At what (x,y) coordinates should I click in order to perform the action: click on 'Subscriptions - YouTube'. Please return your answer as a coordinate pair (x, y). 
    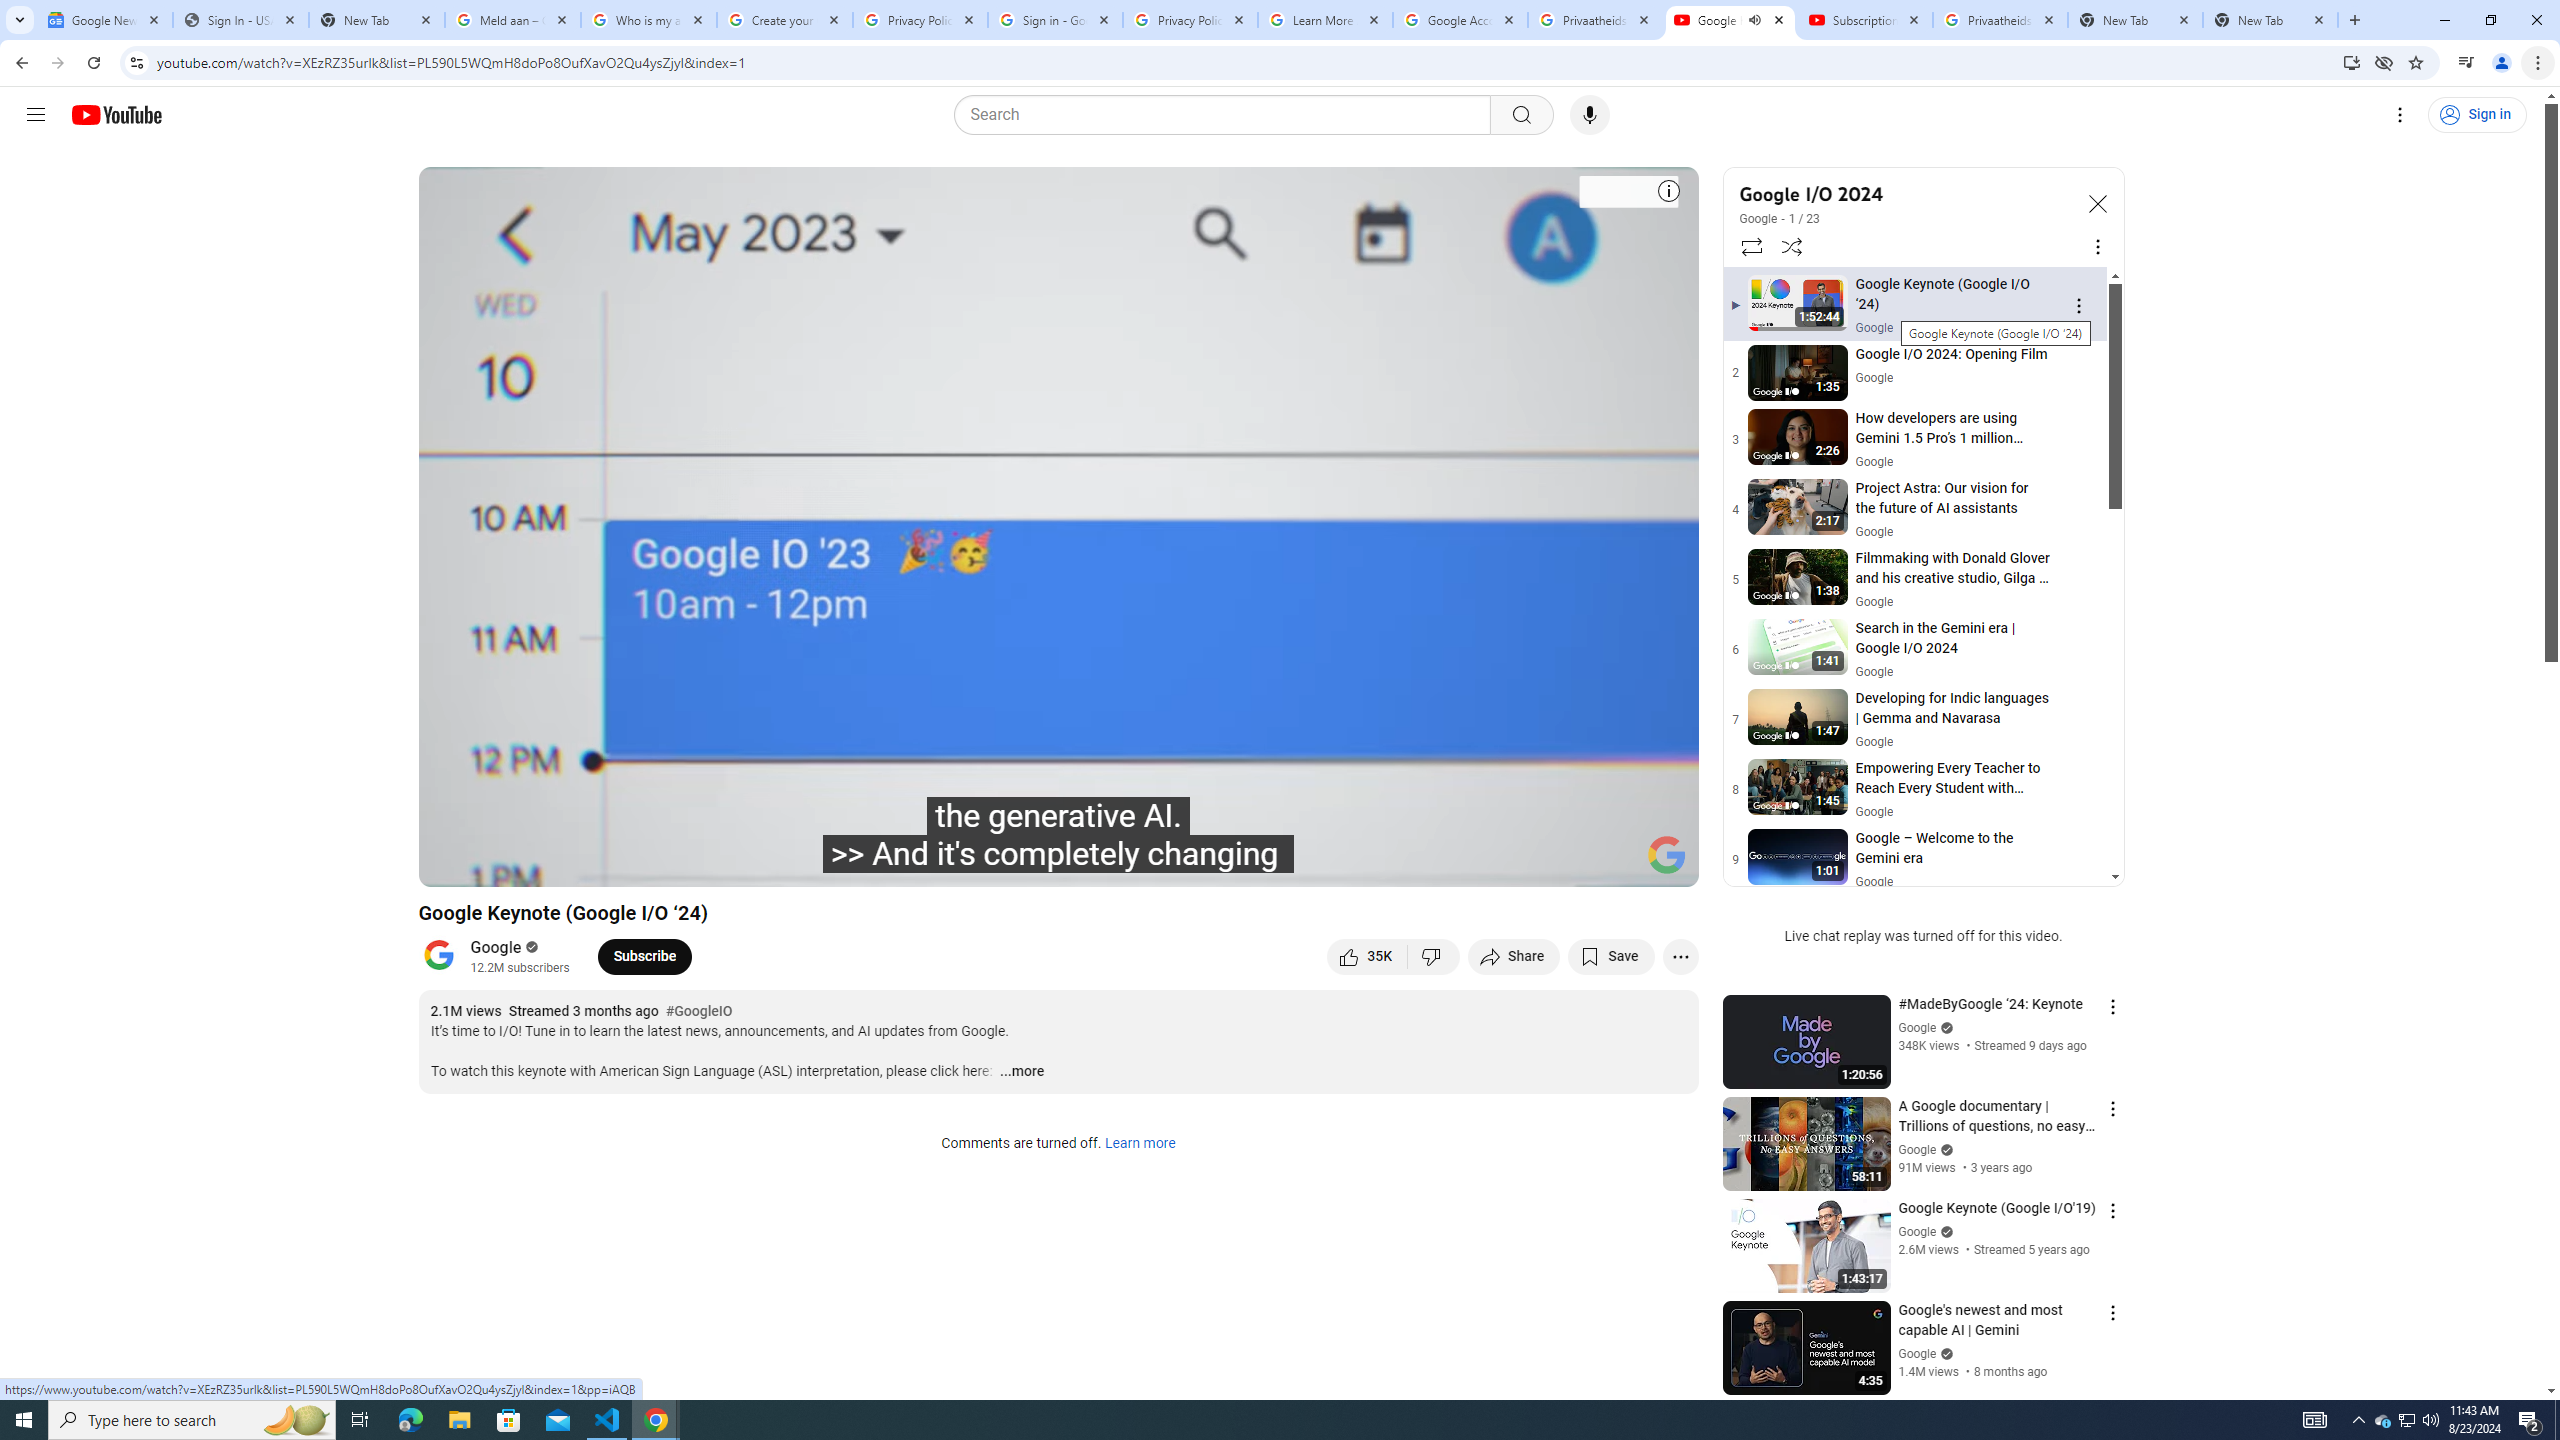
    Looking at the image, I should click on (1866, 19).